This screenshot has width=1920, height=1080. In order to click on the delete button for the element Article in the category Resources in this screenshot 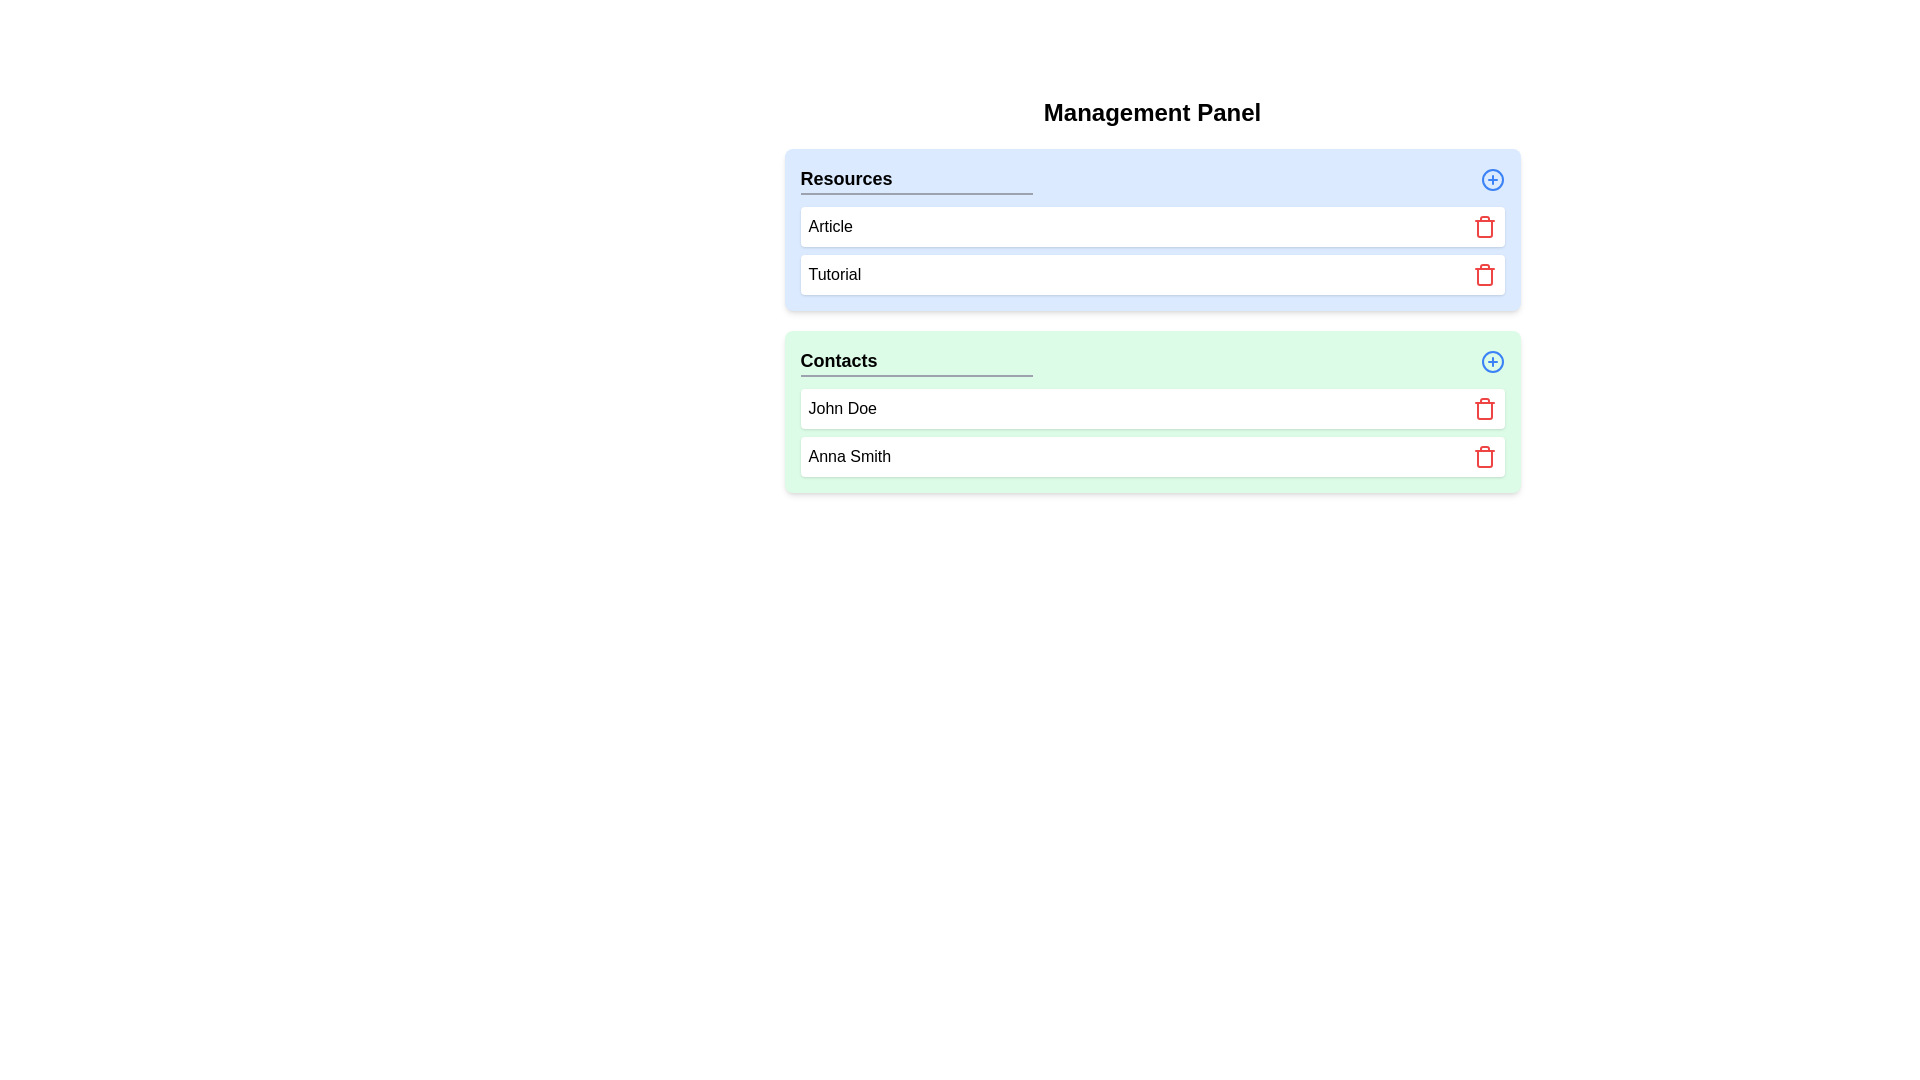, I will do `click(1484, 226)`.